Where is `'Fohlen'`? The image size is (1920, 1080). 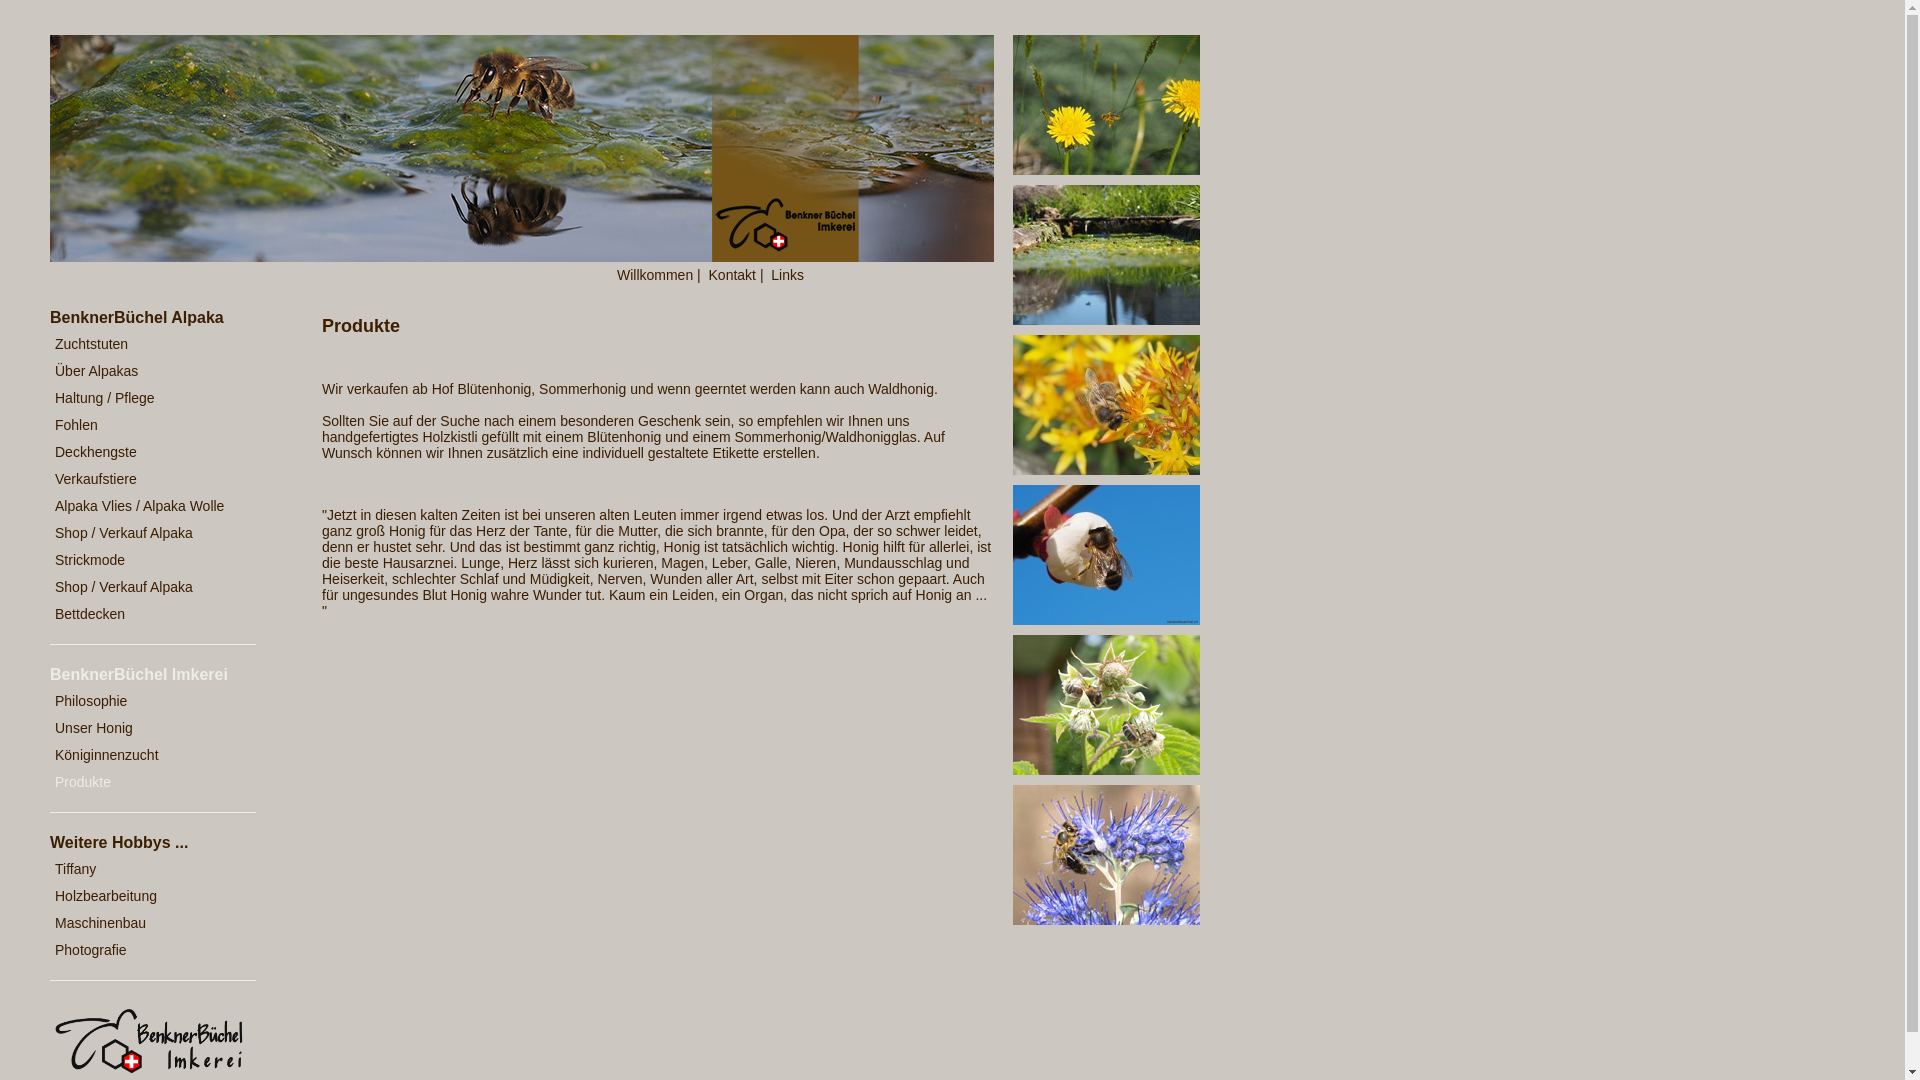 'Fohlen' is located at coordinates (143, 424).